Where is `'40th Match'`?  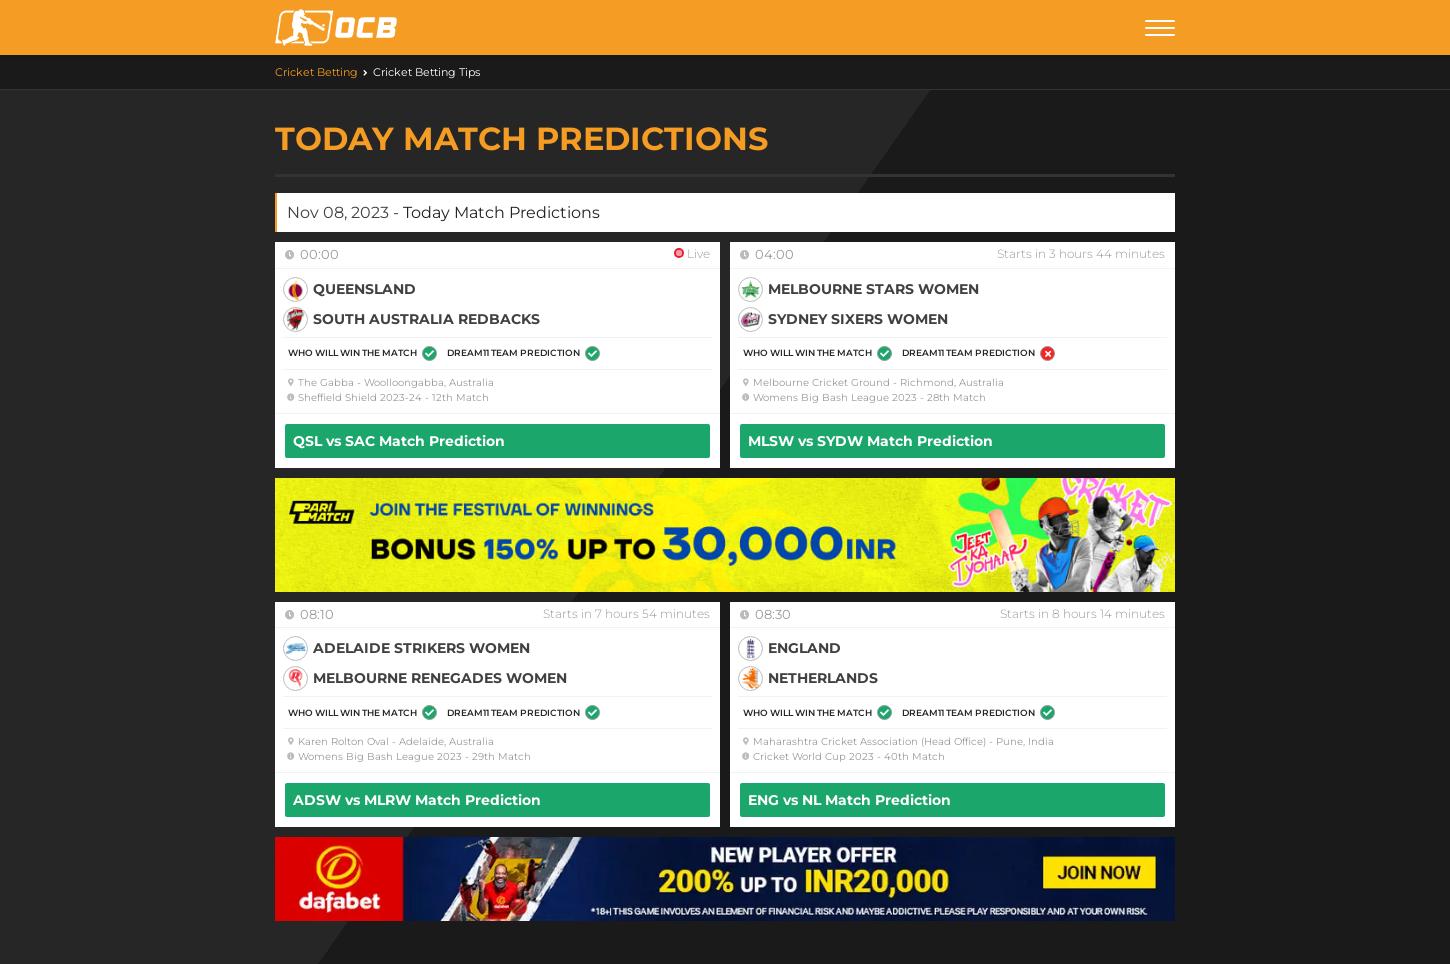
'40th Match' is located at coordinates (913, 755).